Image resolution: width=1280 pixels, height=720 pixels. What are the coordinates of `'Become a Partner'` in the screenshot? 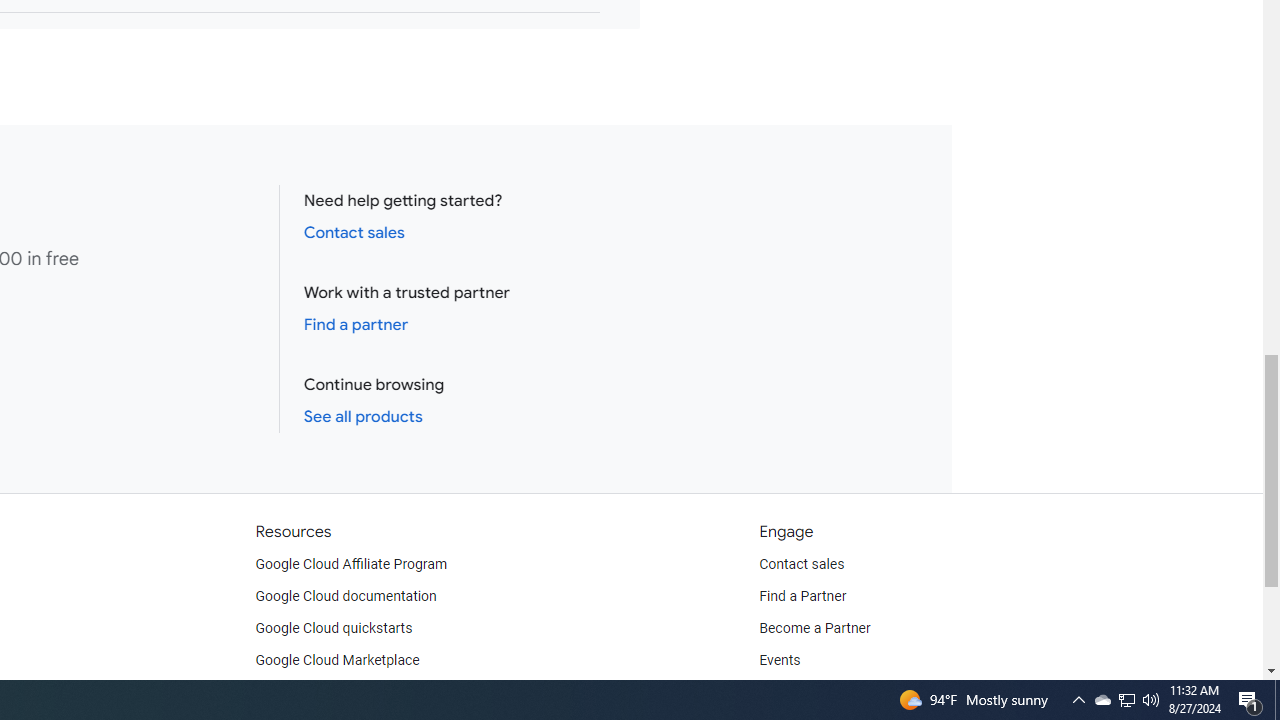 It's located at (814, 627).